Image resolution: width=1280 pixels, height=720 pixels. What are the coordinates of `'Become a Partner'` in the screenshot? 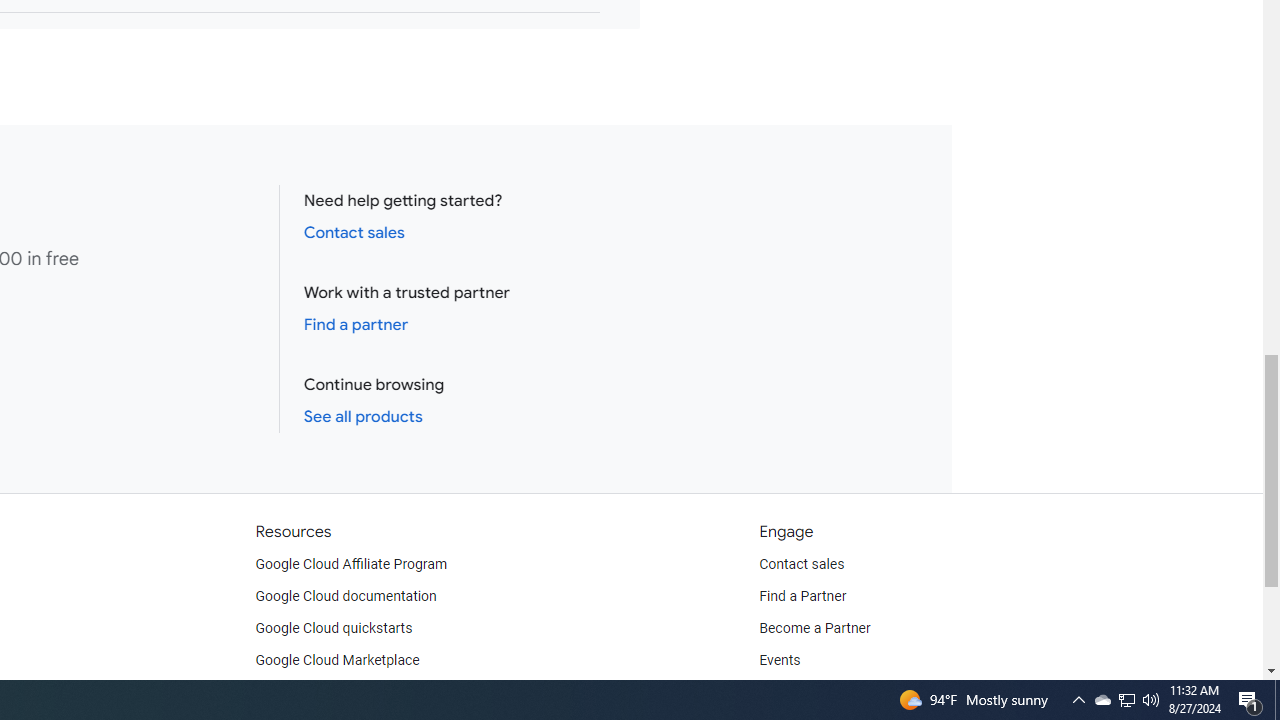 It's located at (814, 627).